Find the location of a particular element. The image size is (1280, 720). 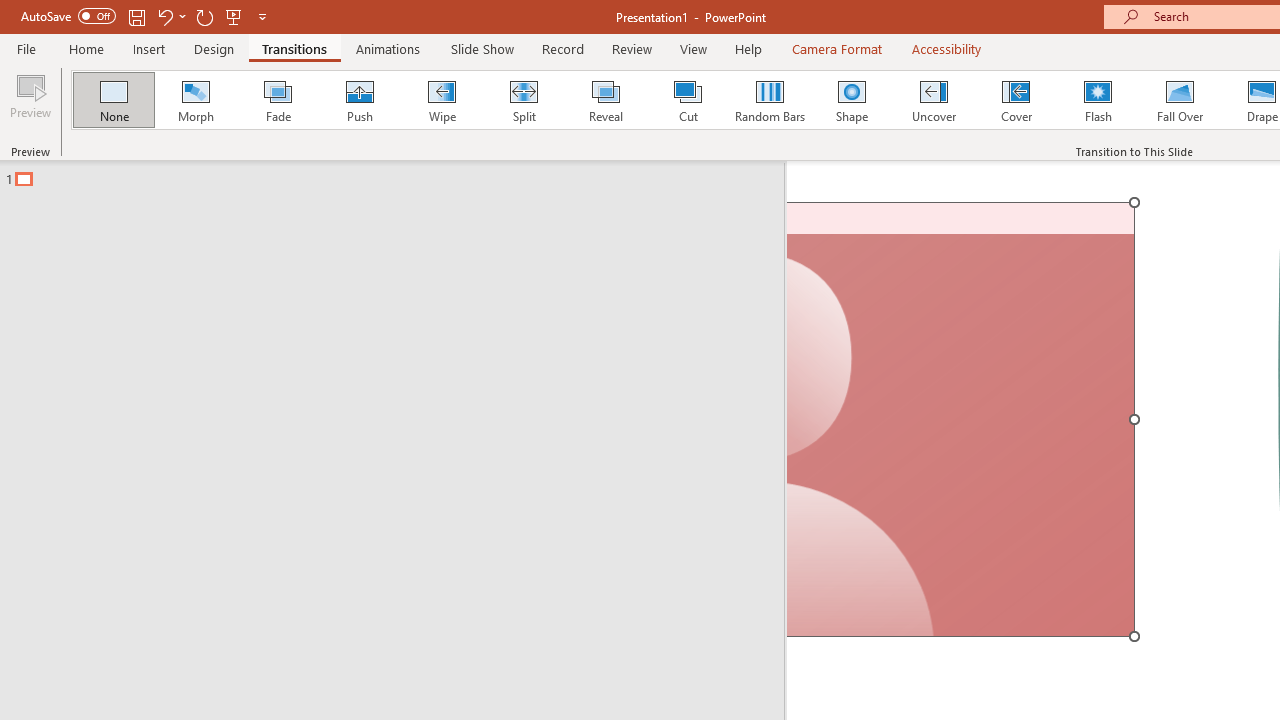

'Uncover' is located at coordinates (933, 100).